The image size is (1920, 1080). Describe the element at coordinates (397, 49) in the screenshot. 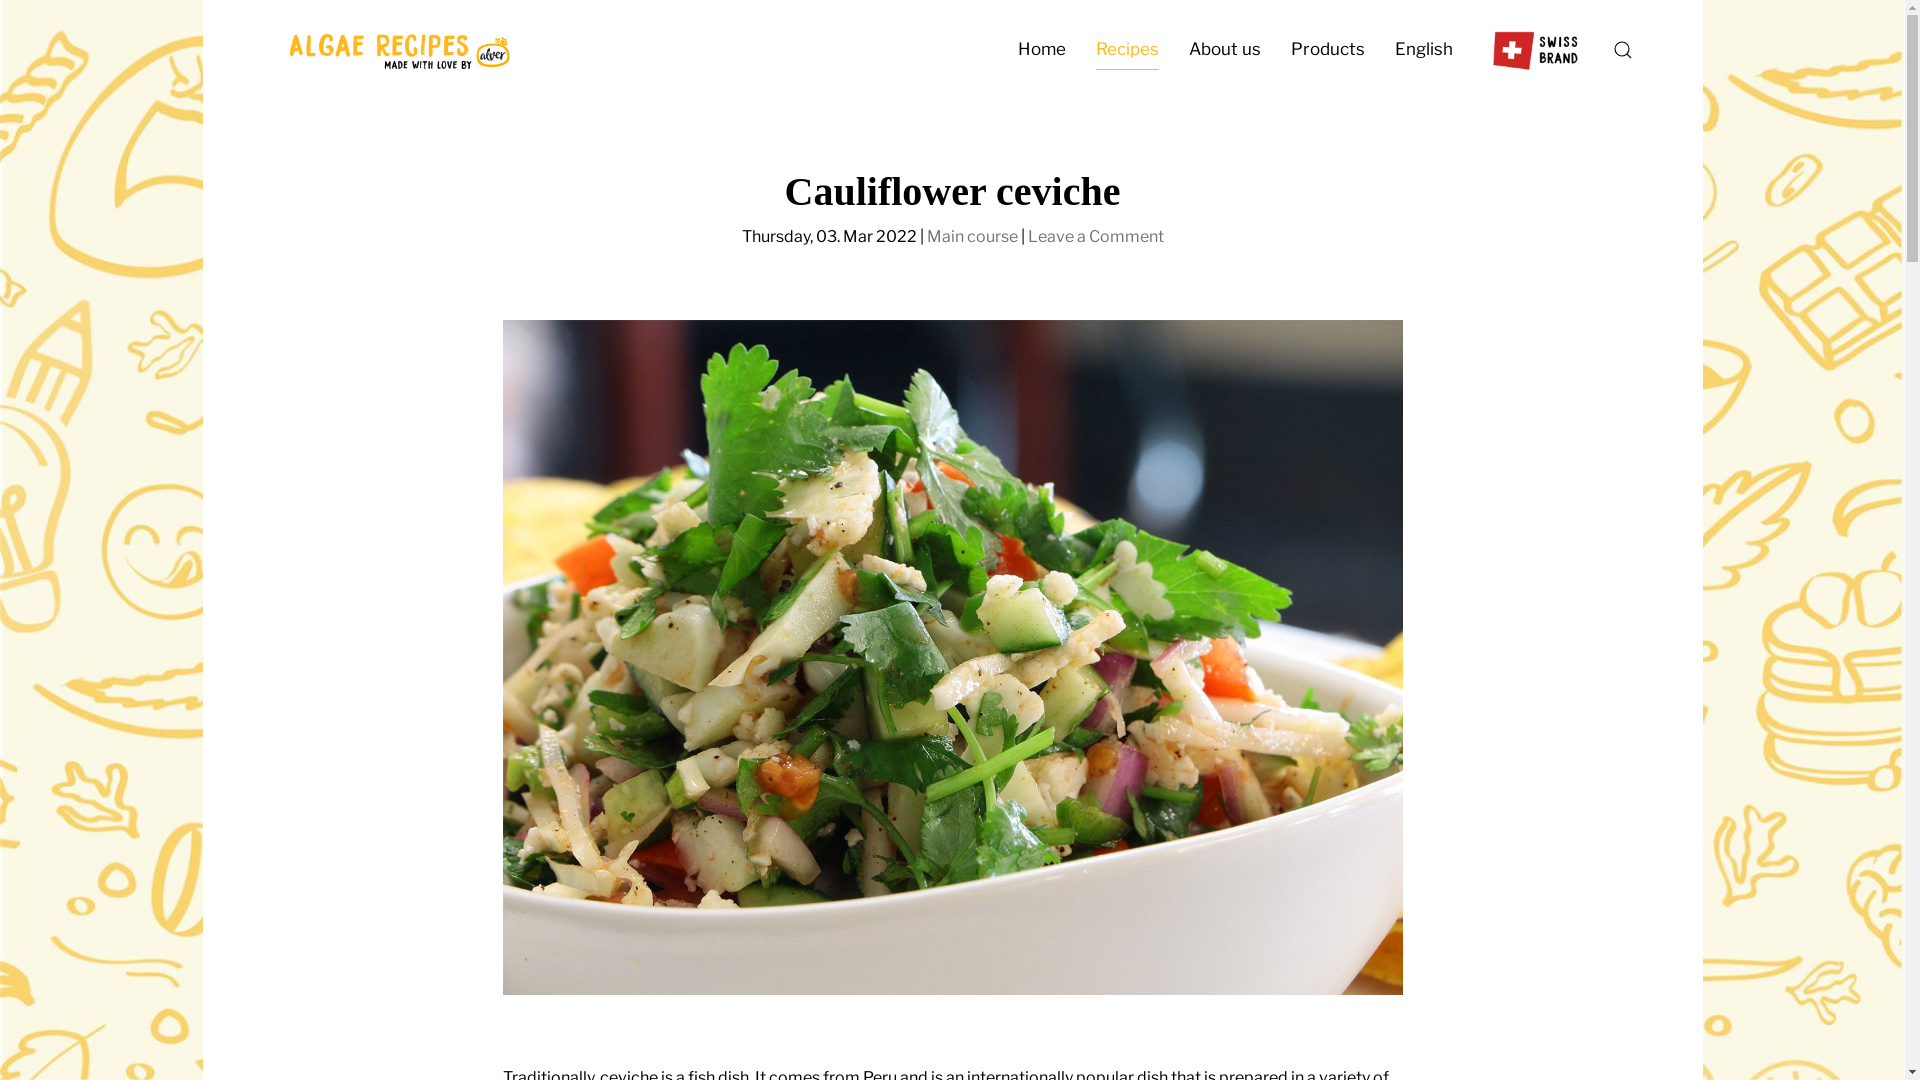

I see `'Algae Recipes | Made with love by Alver World SA'` at that location.